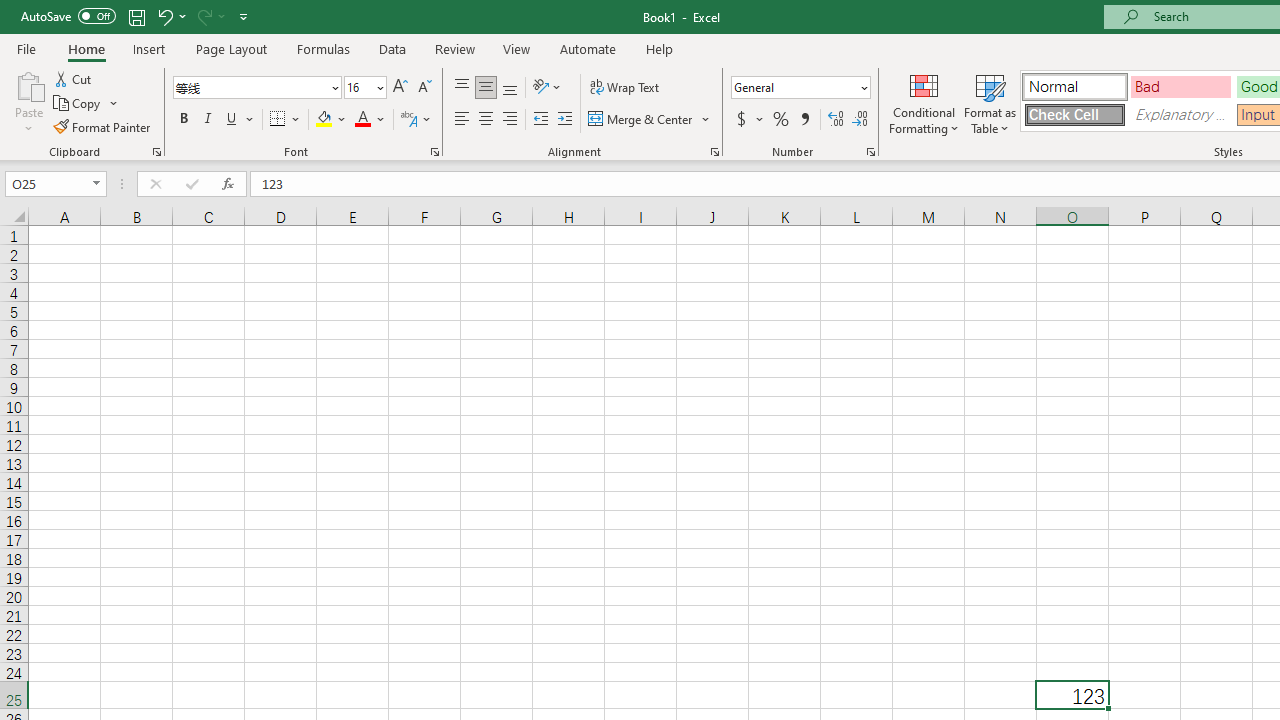 The width and height of the screenshot is (1280, 720). I want to click on 'Borders', so click(285, 119).